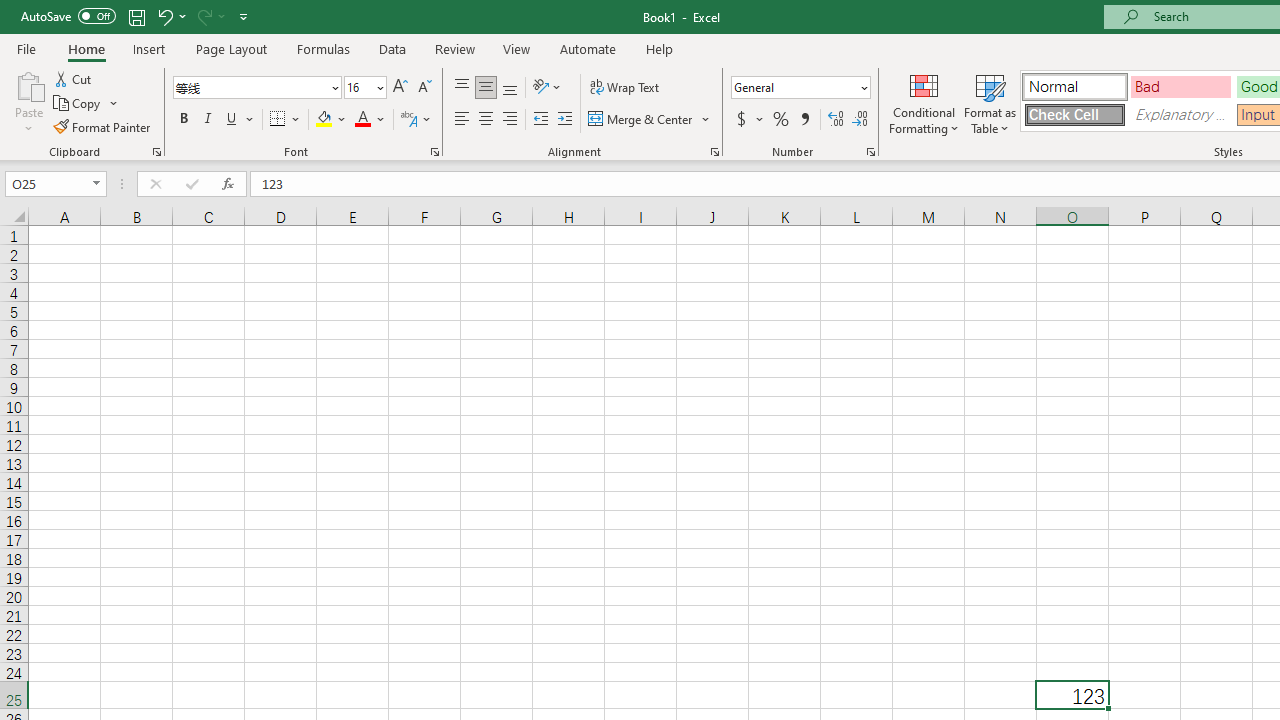 The width and height of the screenshot is (1280, 720). I want to click on 'Borders', so click(285, 119).